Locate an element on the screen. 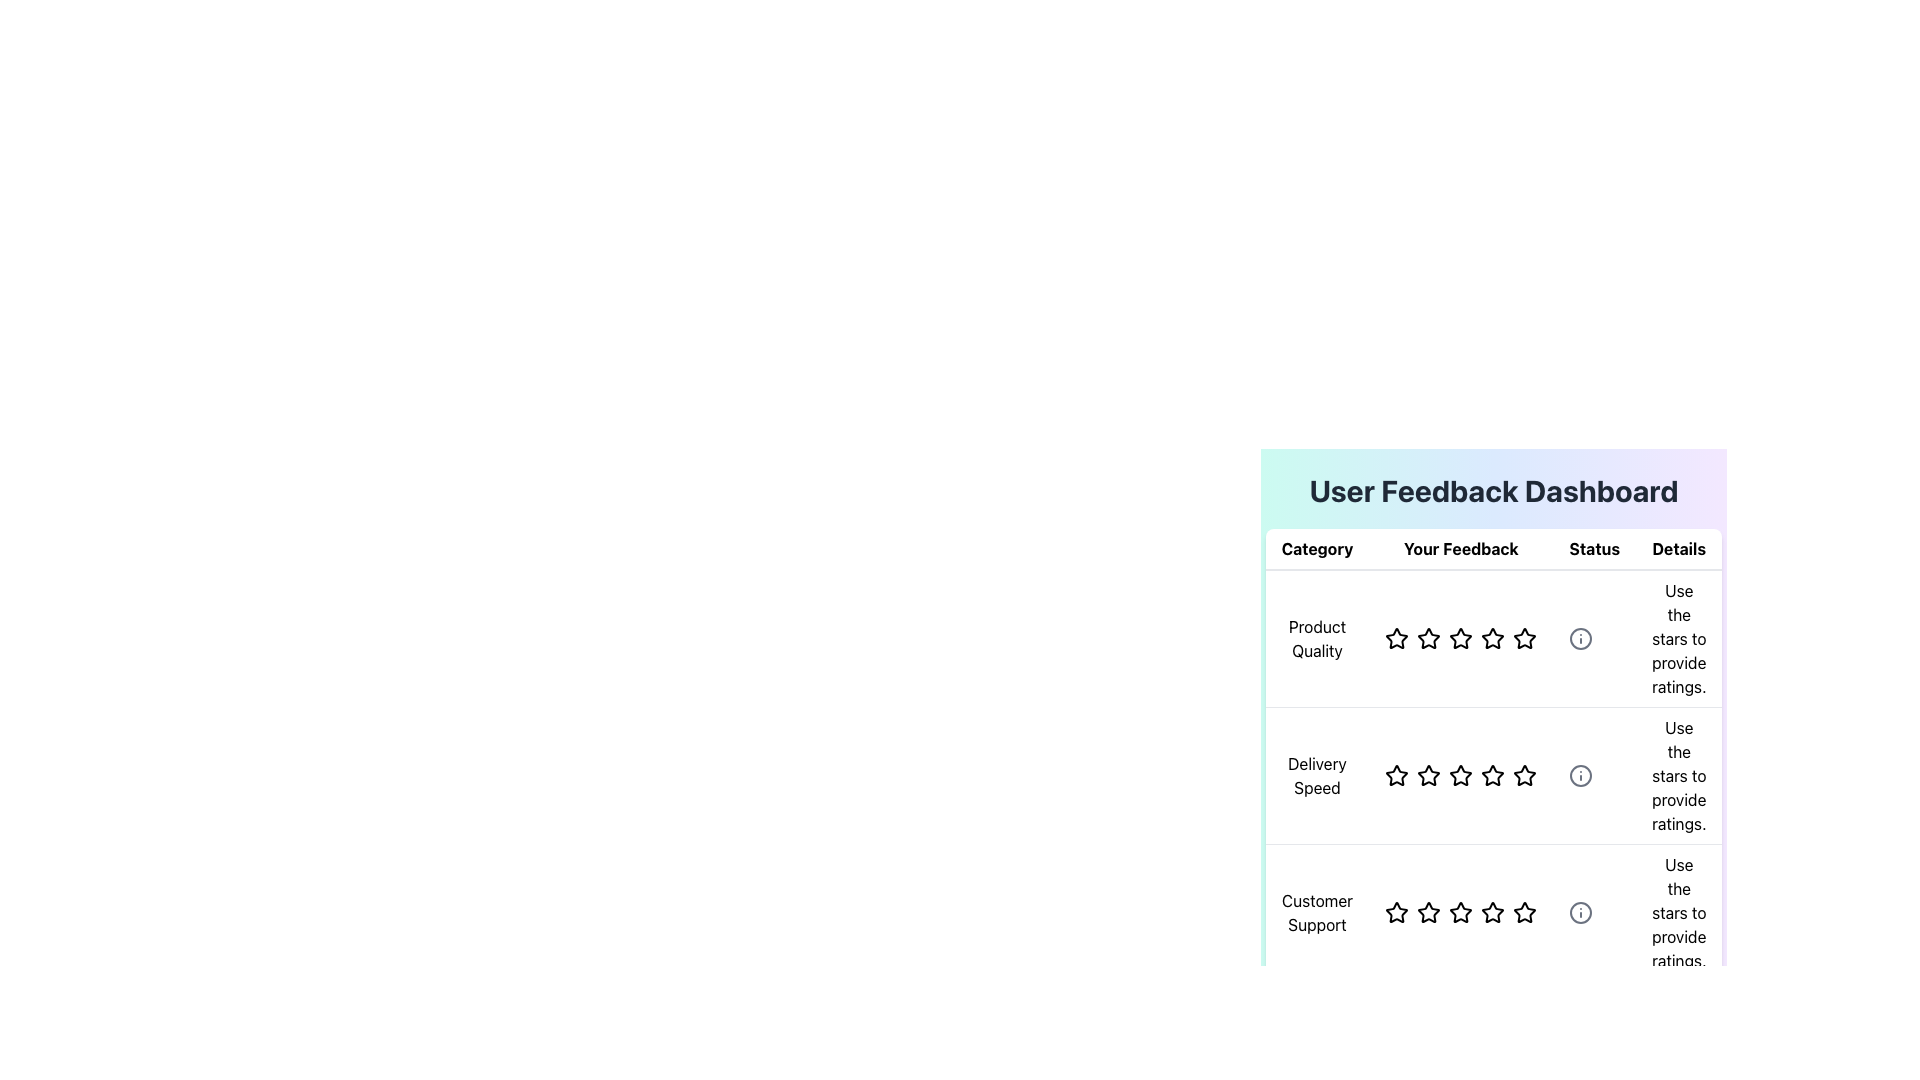 This screenshot has height=1080, width=1920. the third star in the row of five stars for the 'Product Quality' rating under 'Your Feedback' is located at coordinates (1461, 639).